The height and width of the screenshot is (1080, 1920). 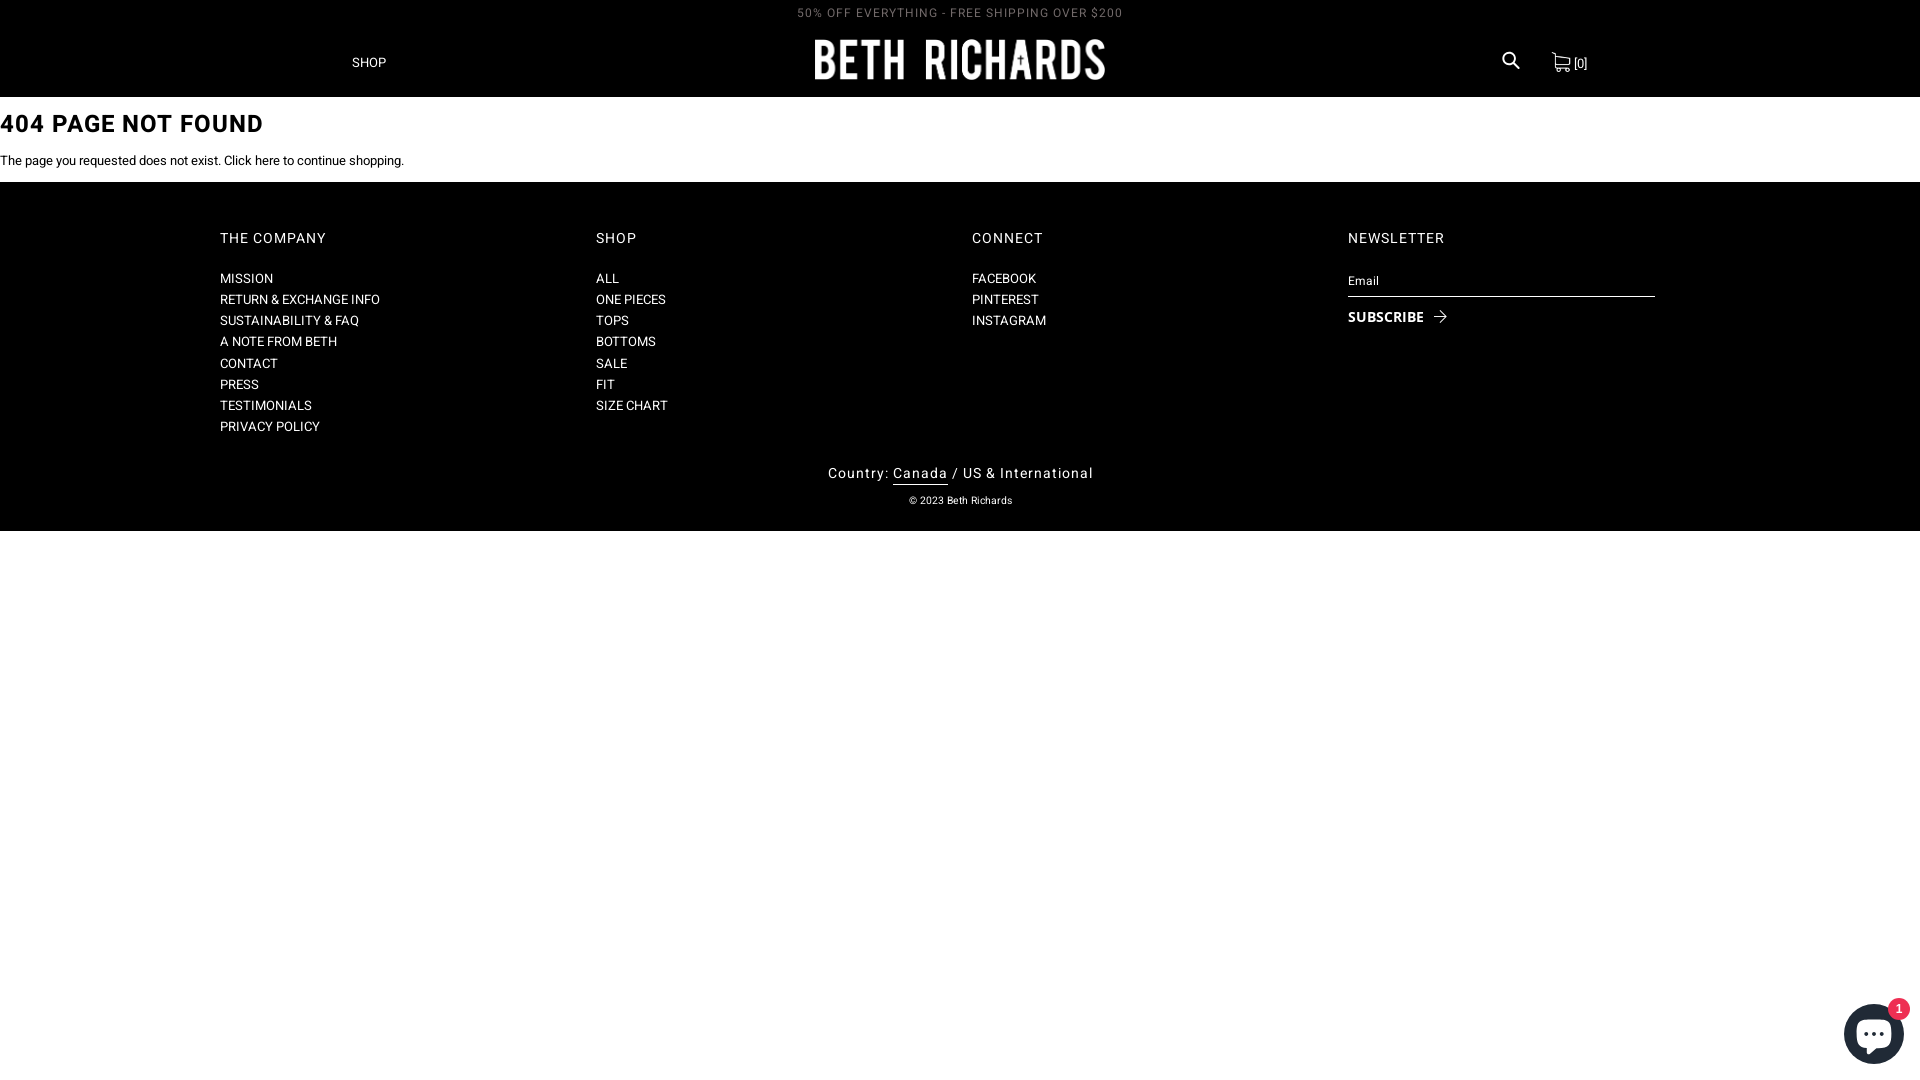 I want to click on 'SHOP', so click(x=369, y=60).